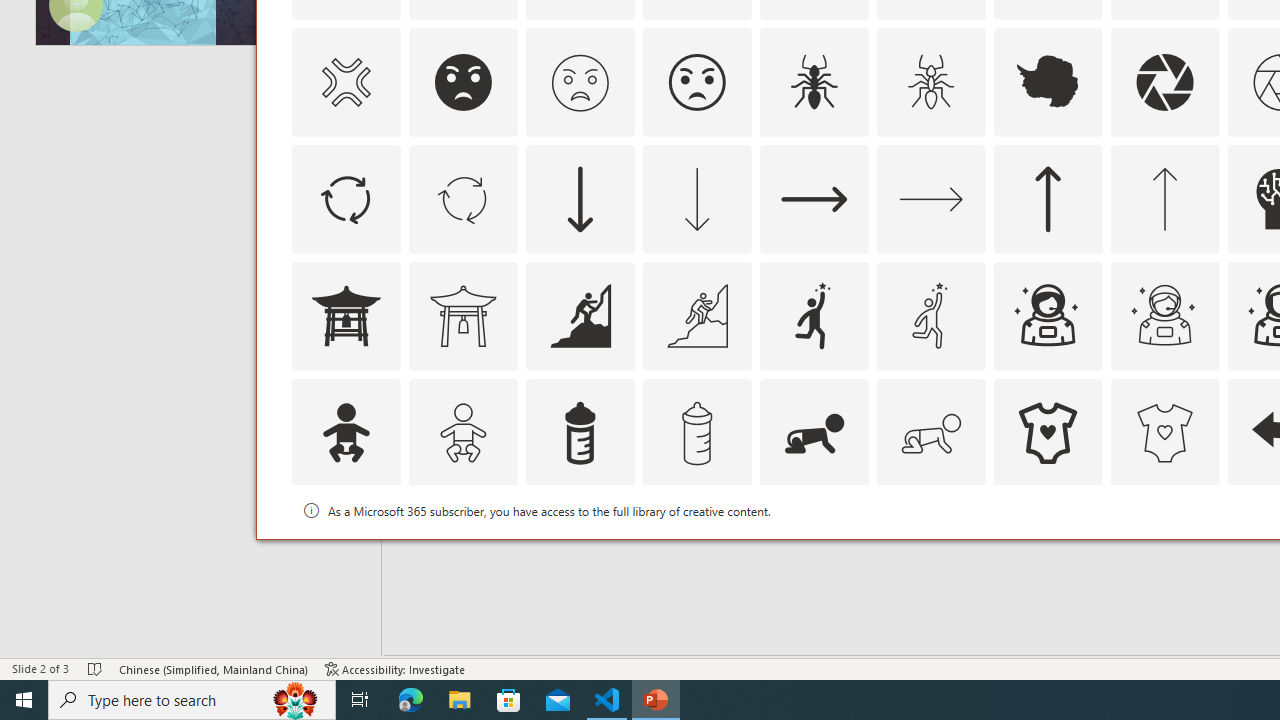 This screenshot has height=720, width=1280. I want to click on 'AutomationID: Icons_BabyBottle', so click(578, 431).